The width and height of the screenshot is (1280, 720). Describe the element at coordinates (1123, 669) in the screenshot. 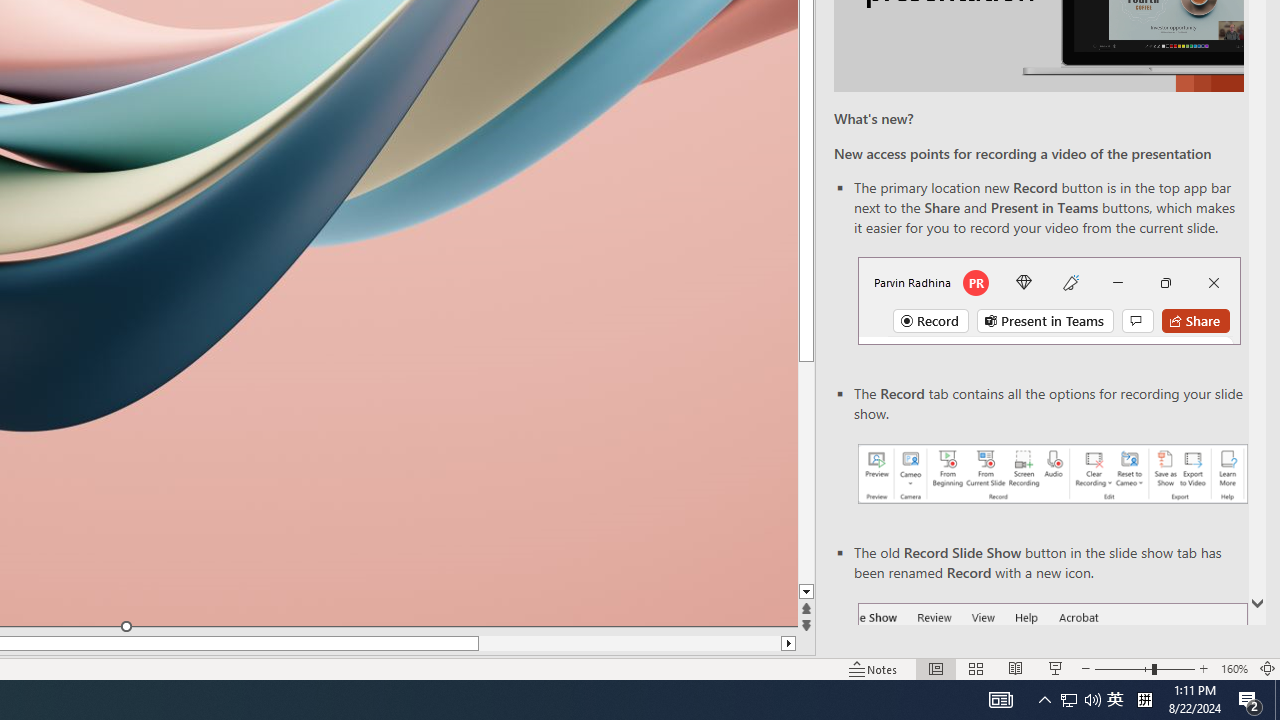

I see `'Zoom Out'` at that location.